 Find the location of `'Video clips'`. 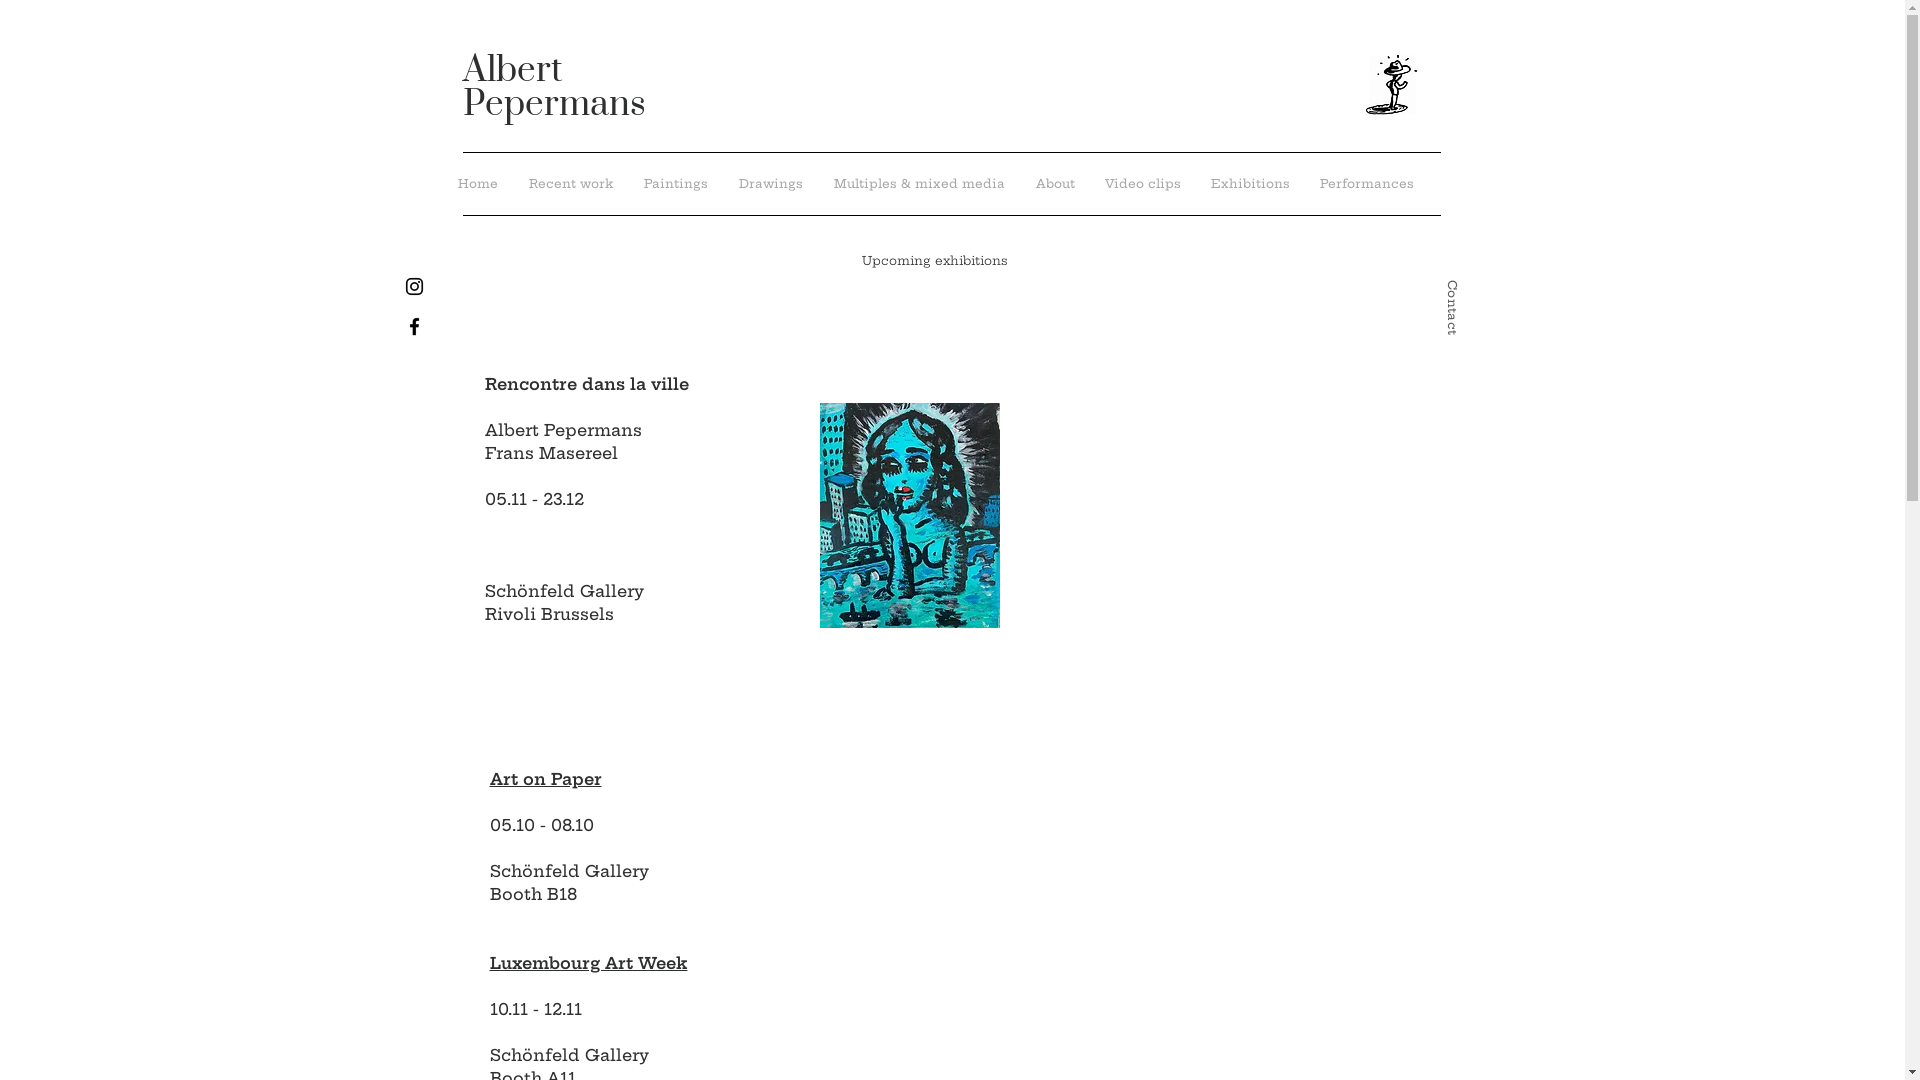

'Video clips' is located at coordinates (1142, 184).